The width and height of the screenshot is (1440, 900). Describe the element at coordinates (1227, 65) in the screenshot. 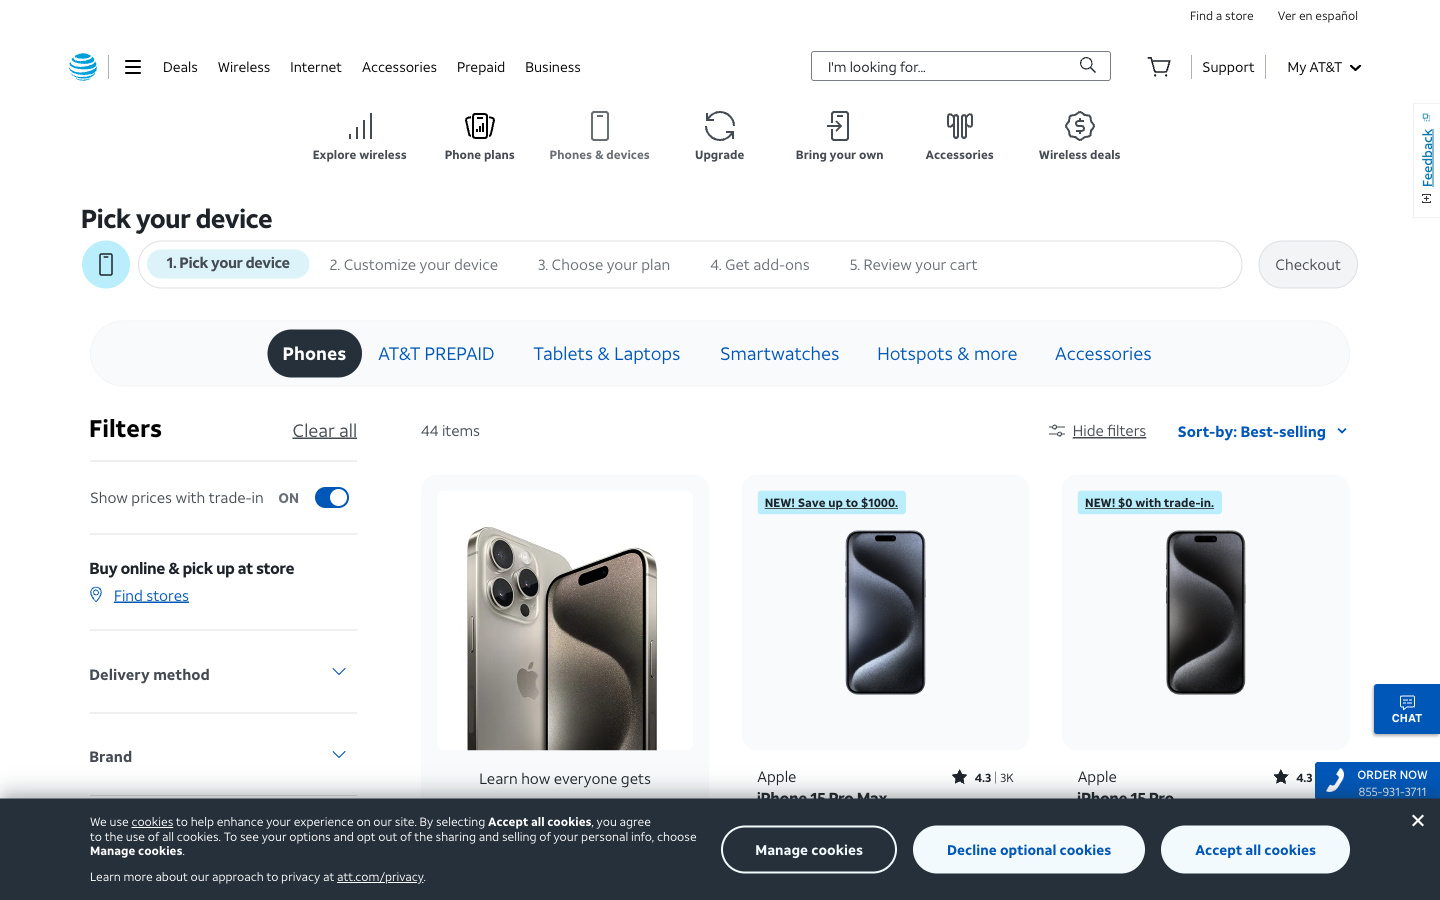

I see `the support area` at that location.